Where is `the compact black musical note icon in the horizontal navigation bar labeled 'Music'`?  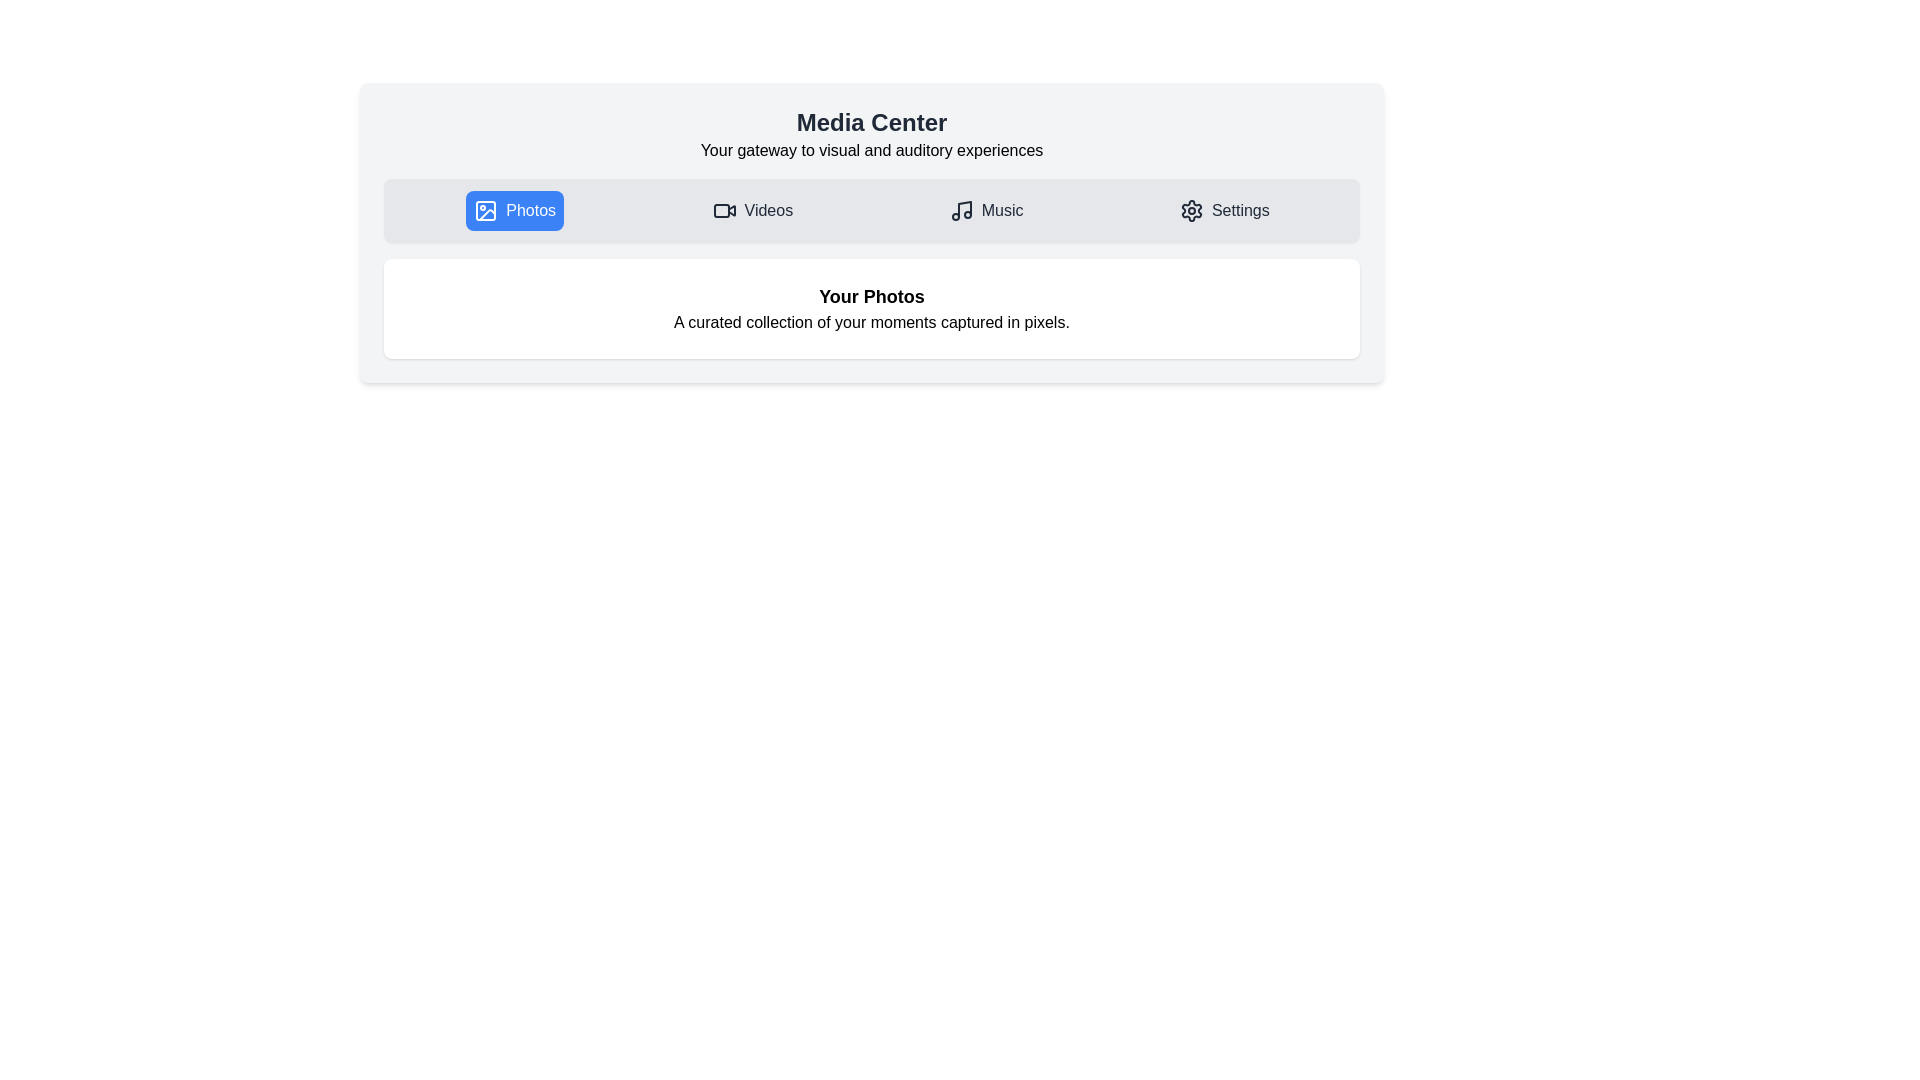 the compact black musical note icon in the horizontal navigation bar labeled 'Music' is located at coordinates (961, 211).